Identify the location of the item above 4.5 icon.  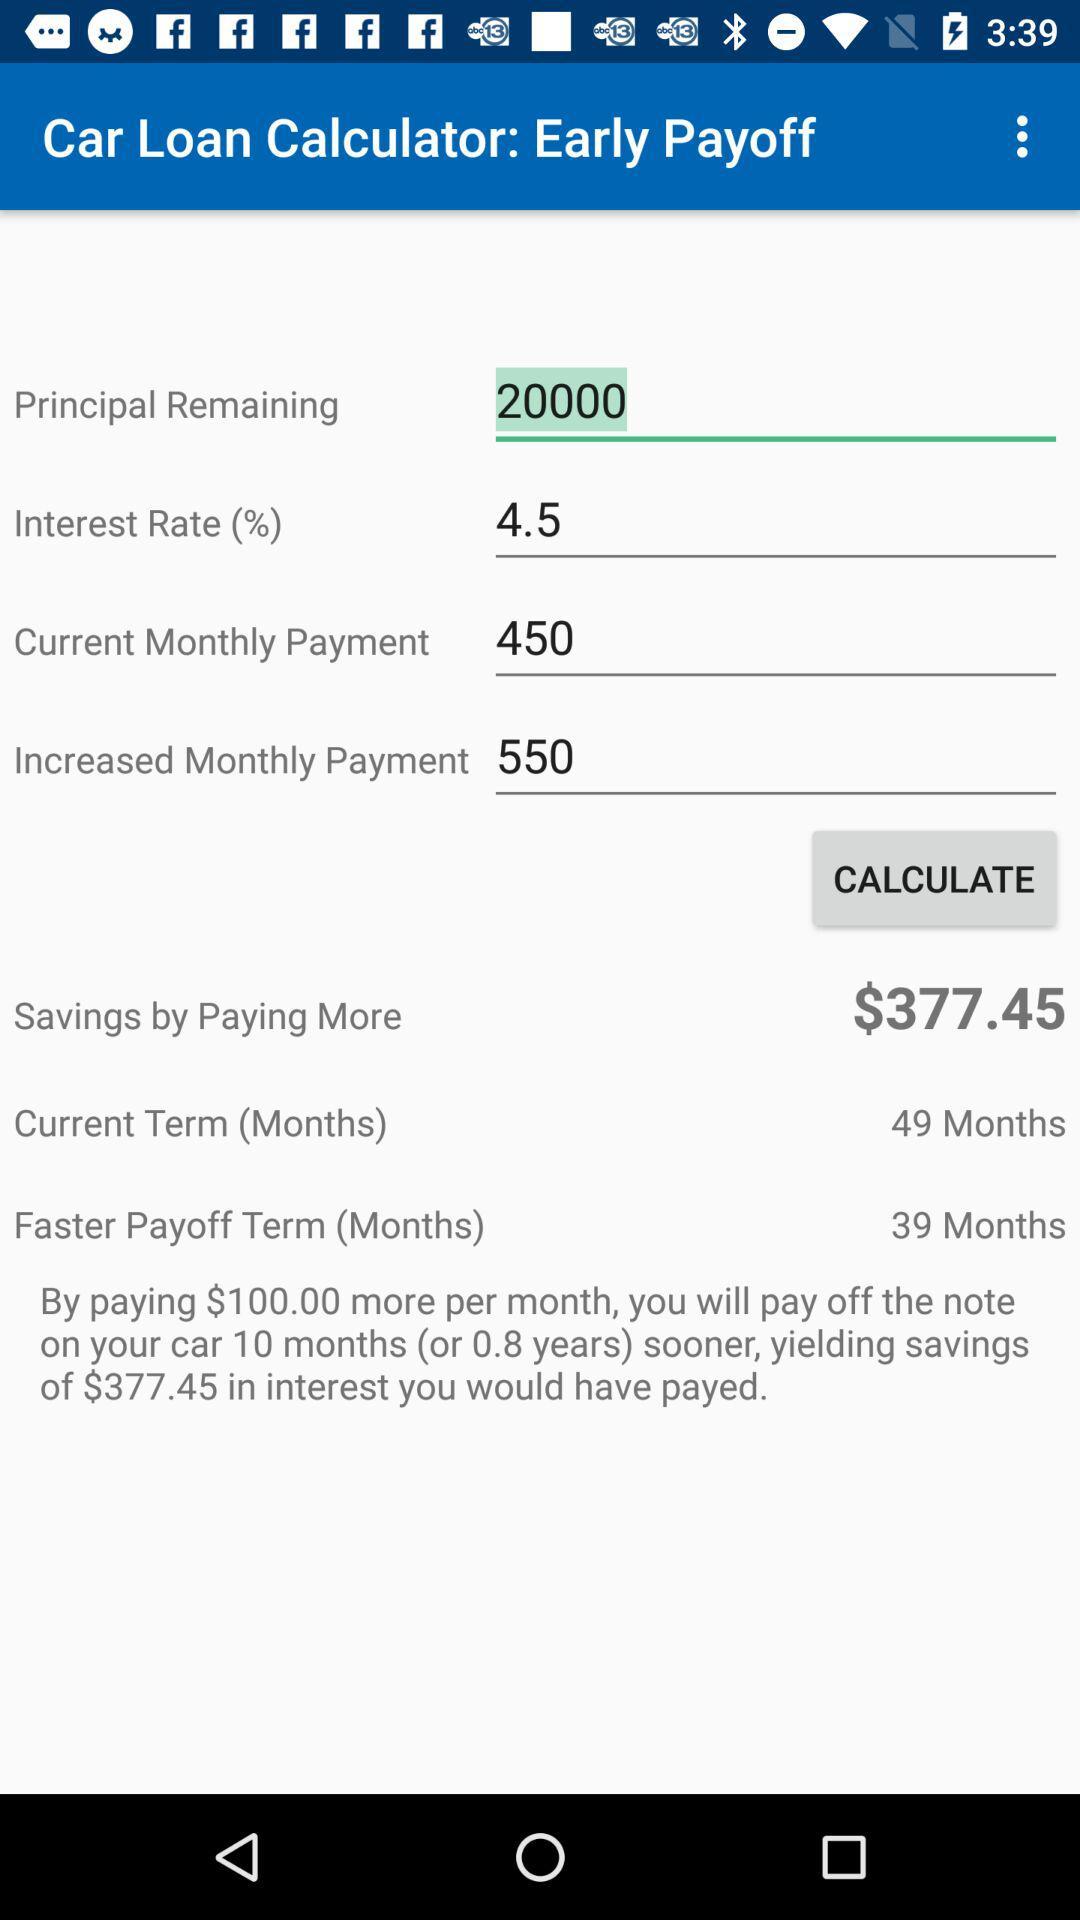
(774, 400).